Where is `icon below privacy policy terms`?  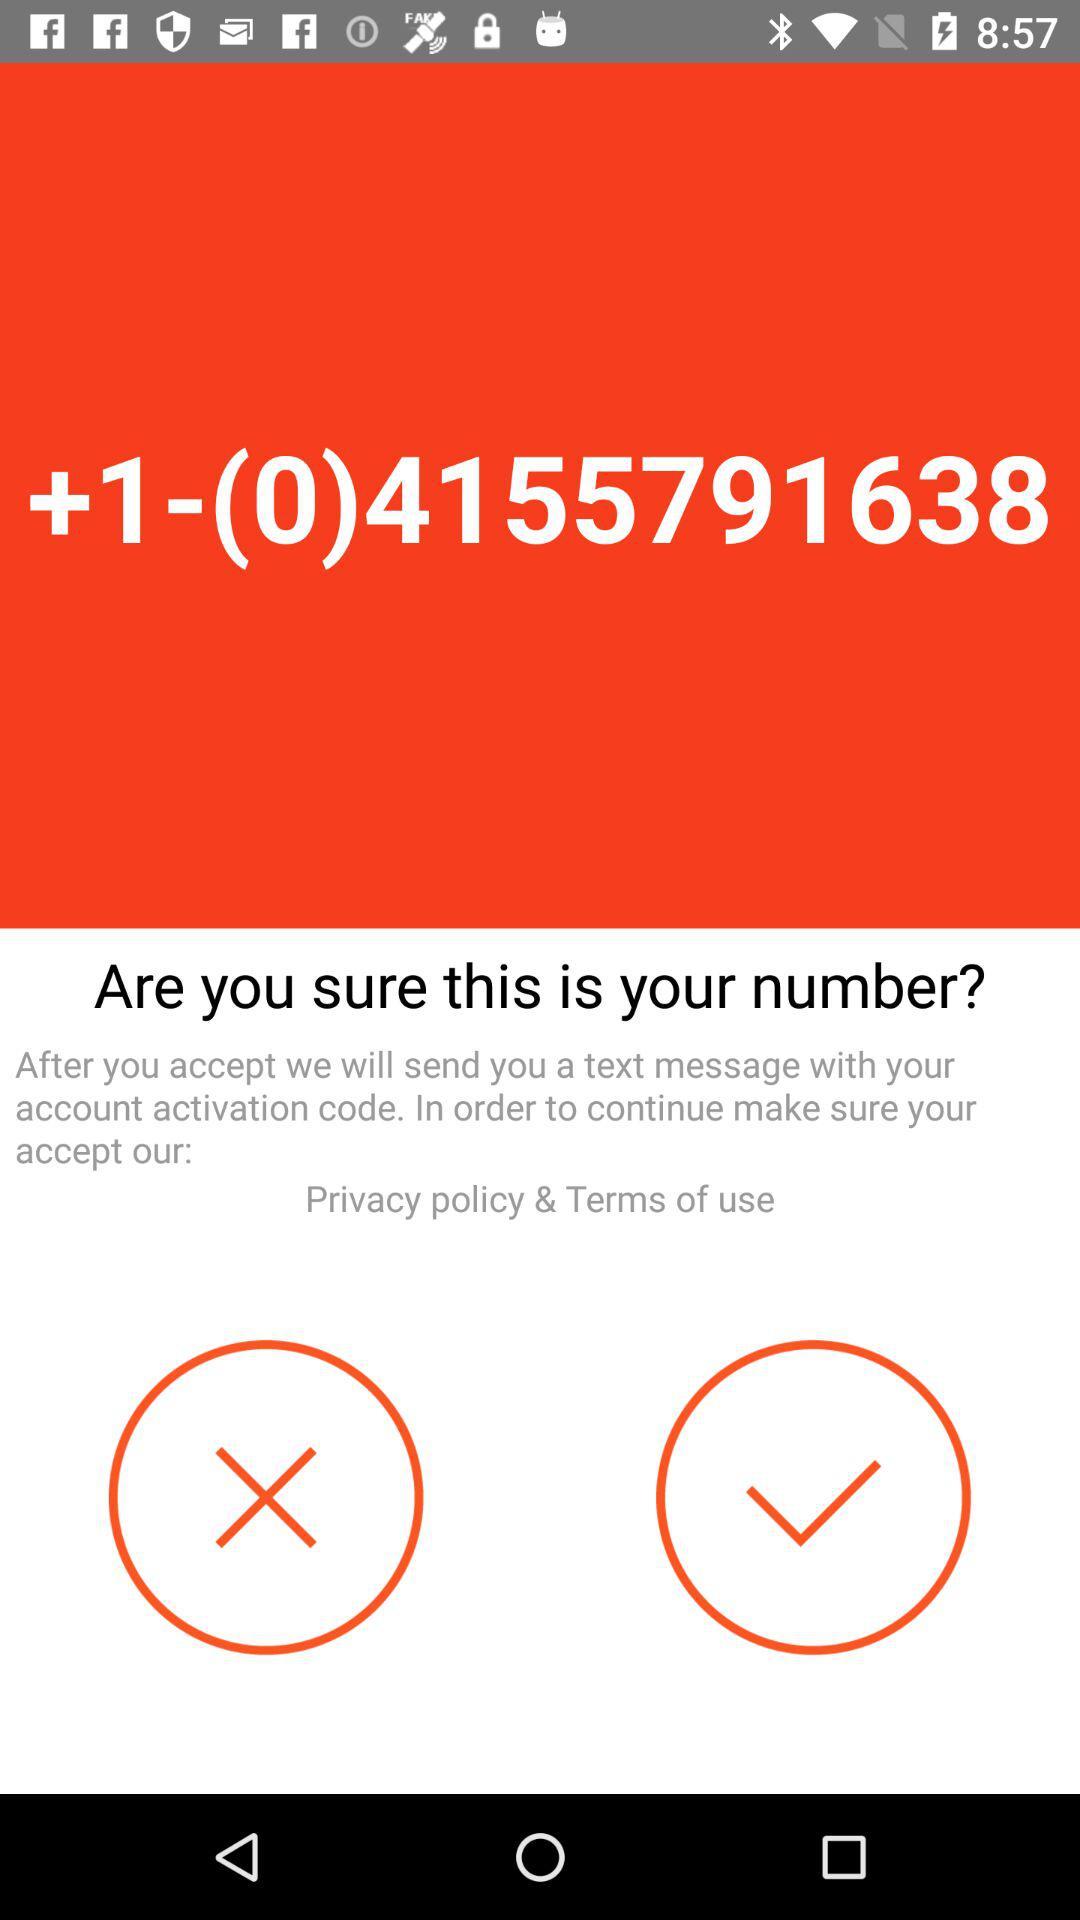
icon below privacy policy terms is located at coordinates (813, 1497).